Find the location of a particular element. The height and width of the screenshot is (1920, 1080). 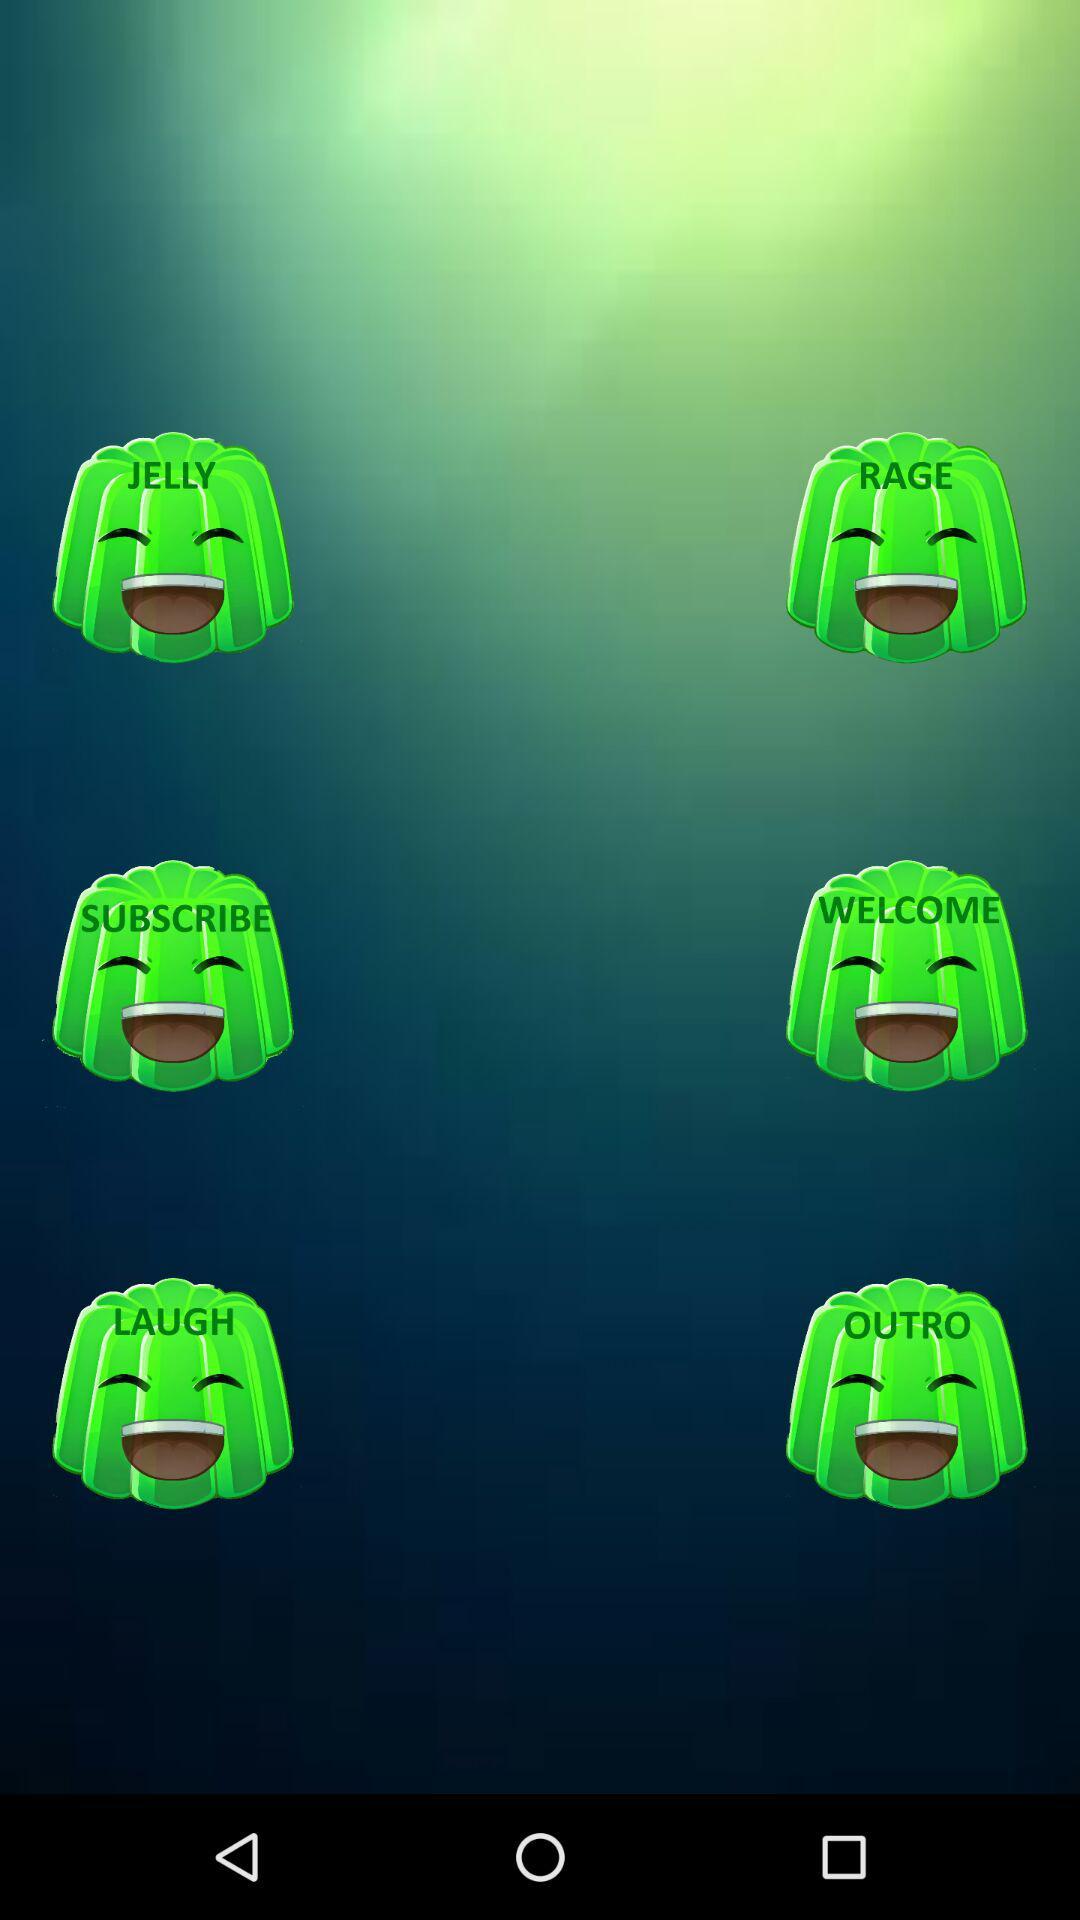

the icon at the bottom left corner is located at coordinates (172, 1394).